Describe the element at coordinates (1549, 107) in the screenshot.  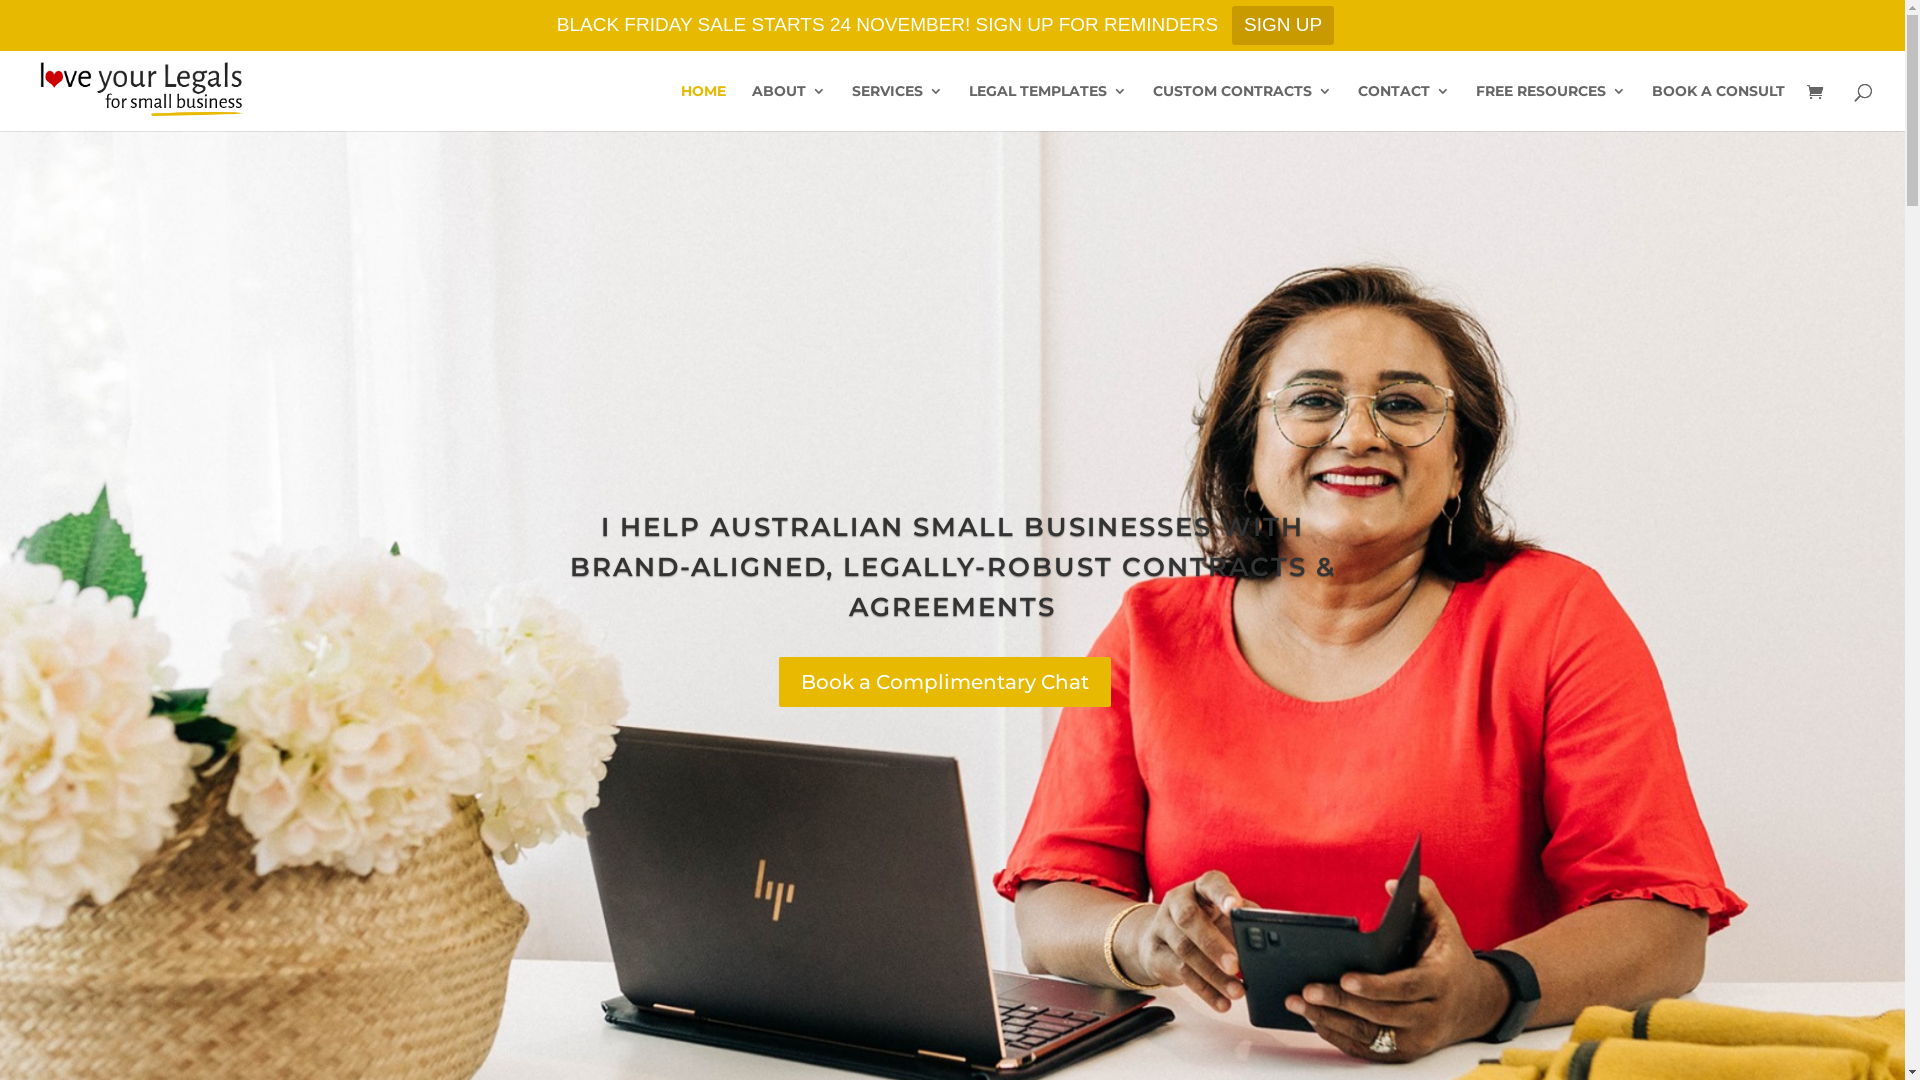
I see `'FREE RESOURCES'` at that location.